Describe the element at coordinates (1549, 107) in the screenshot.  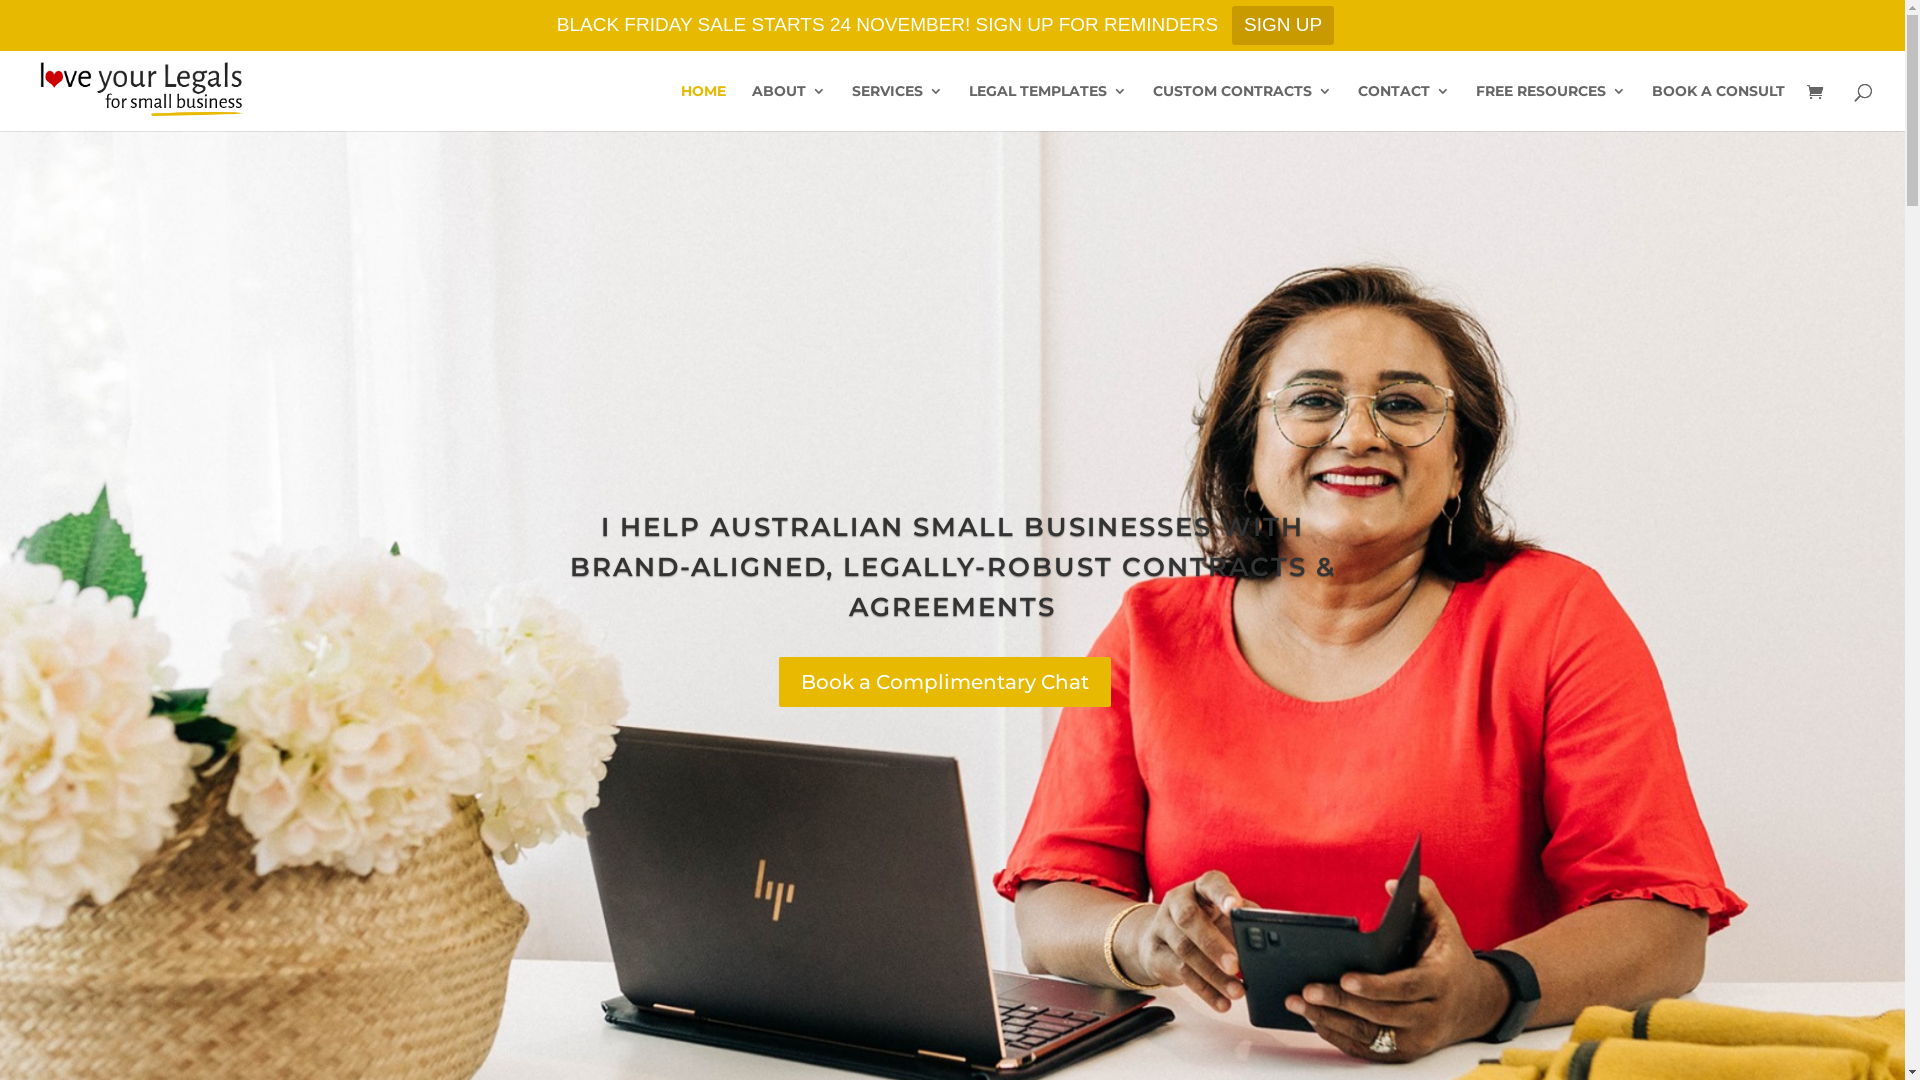
I see `'FREE RESOURCES'` at that location.